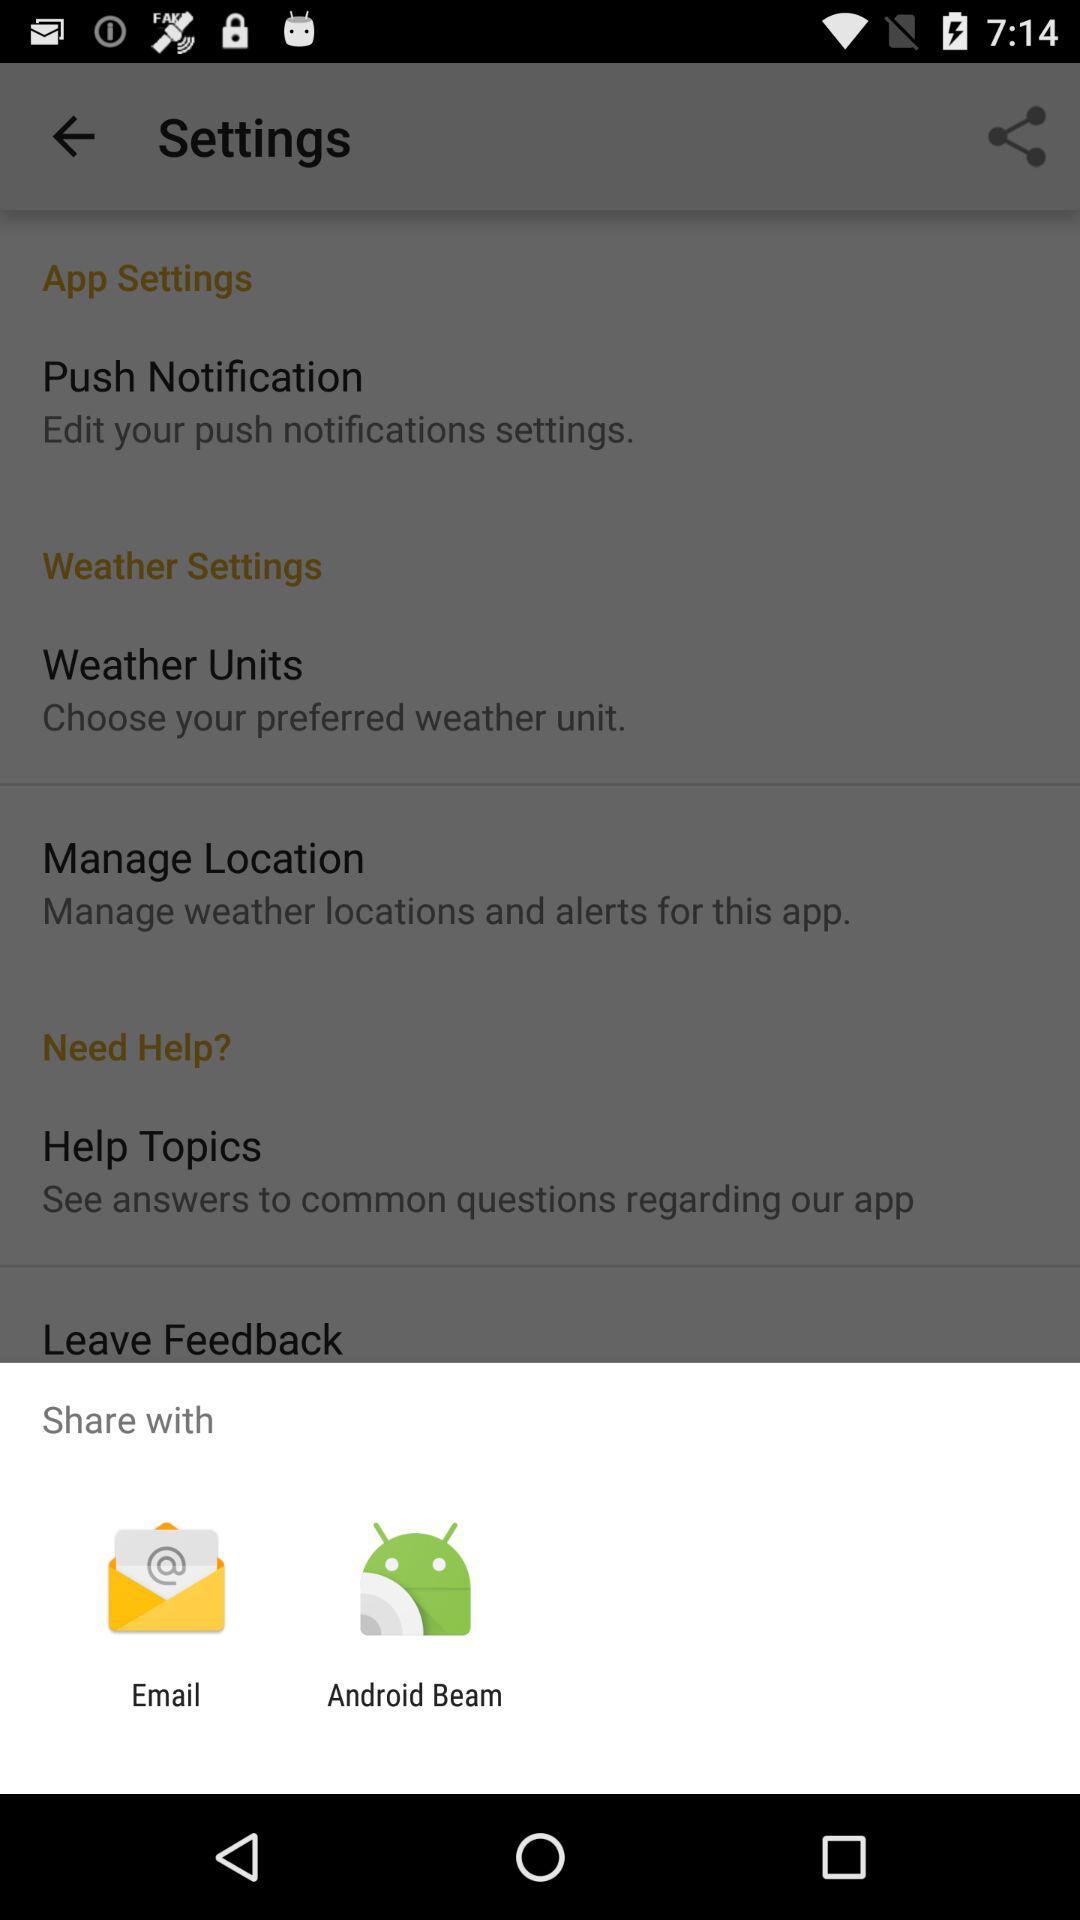 The width and height of the screenshot is (1080, 1920). What do you see at coordinates (165, 1711) in the screenshot?
I see `the email item` at bounding box center [165, 1711].